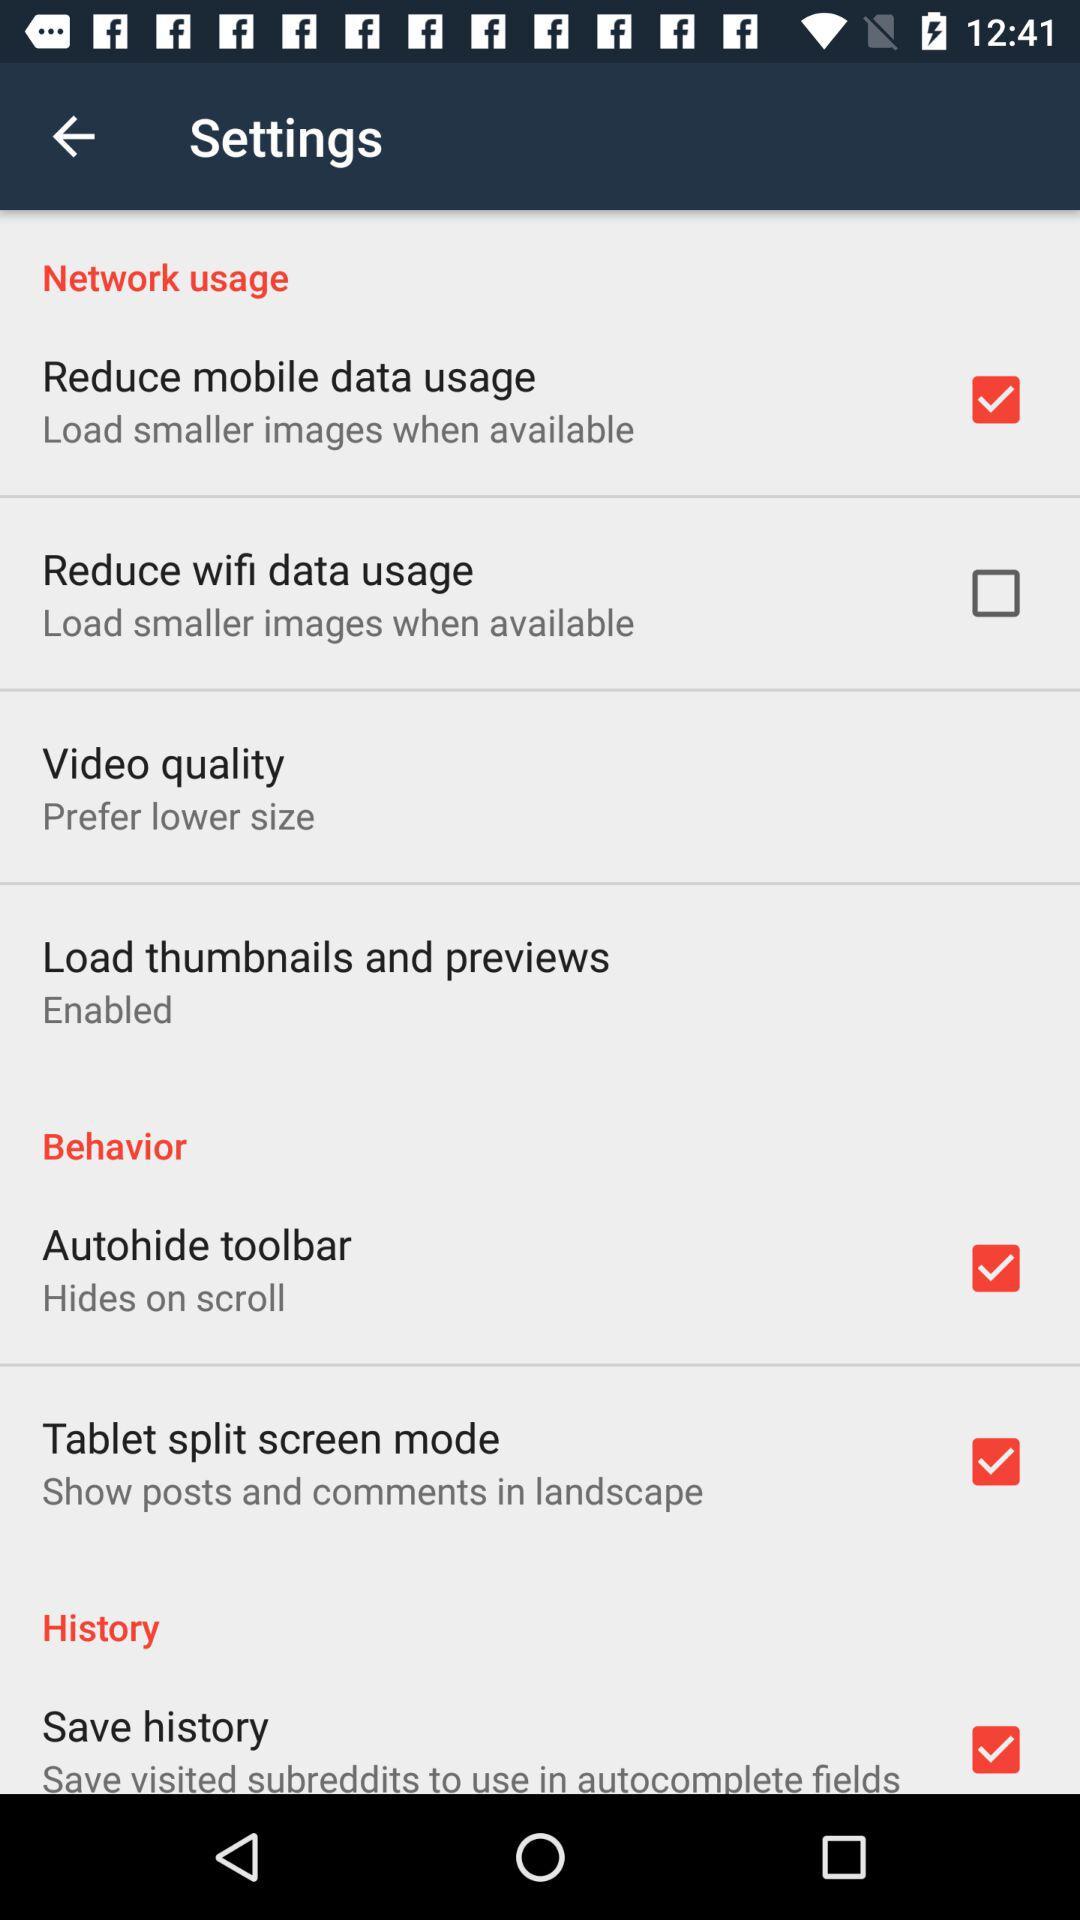  What do you see at coordinates (154, 1723) in the screenshot?
I see `save history icon` at bounding box center [154, 1723].